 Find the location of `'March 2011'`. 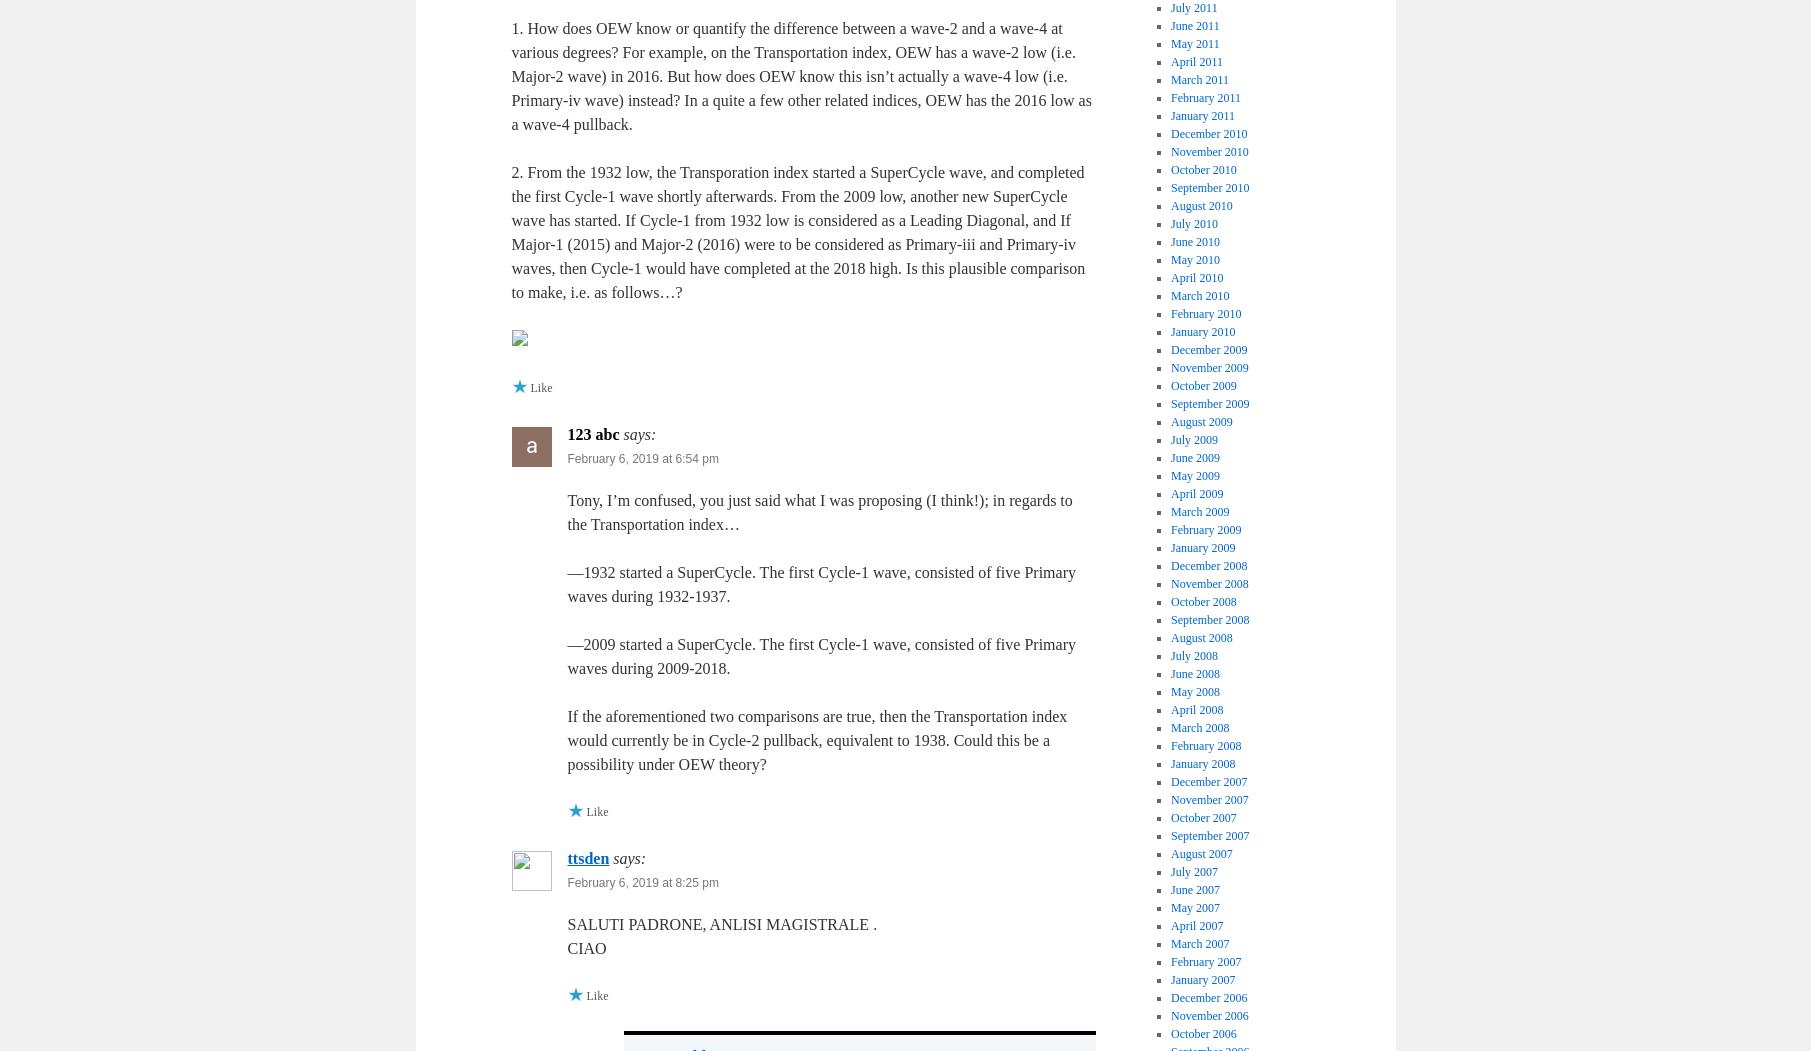

'March 2011' is located at coordinates (1198, 78).